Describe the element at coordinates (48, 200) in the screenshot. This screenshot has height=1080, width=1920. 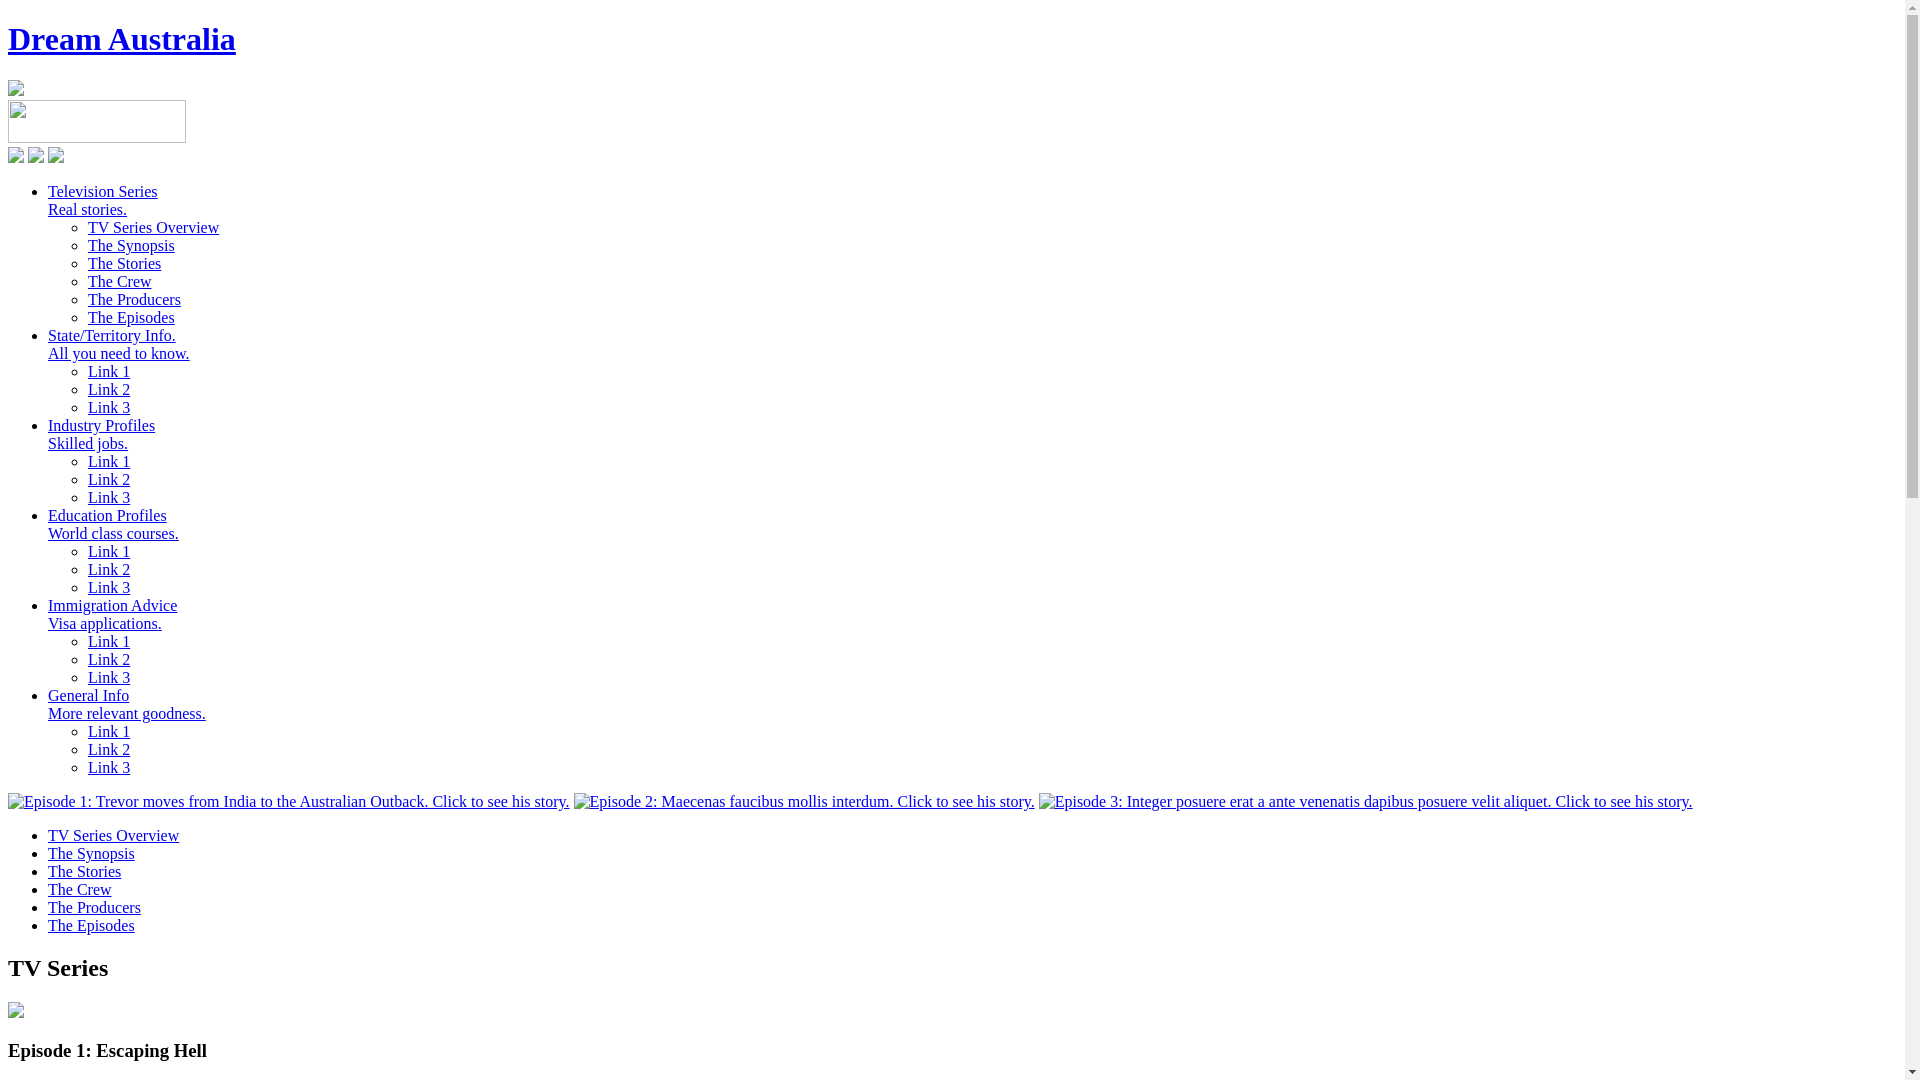
I see `'Television Series` at that location.